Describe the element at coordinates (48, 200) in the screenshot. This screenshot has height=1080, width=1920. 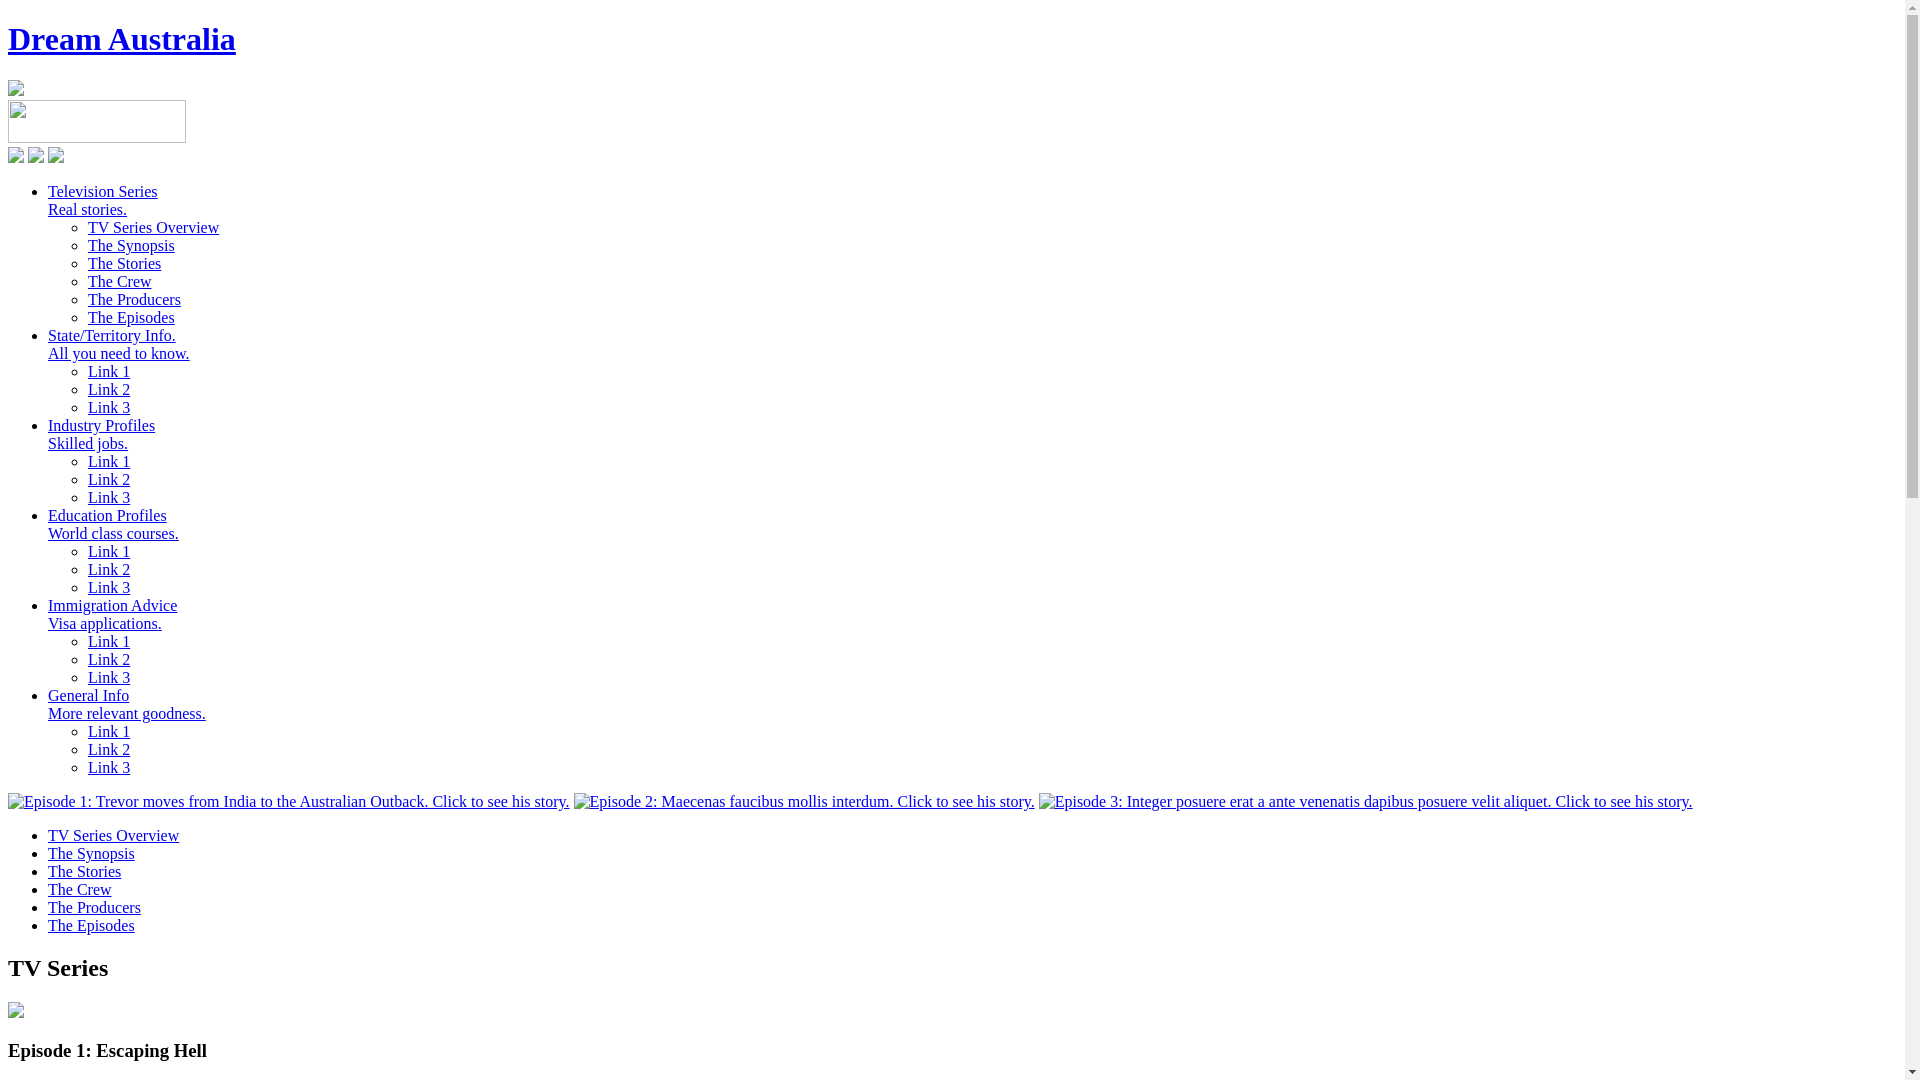
I see `'Television Series` at that location.